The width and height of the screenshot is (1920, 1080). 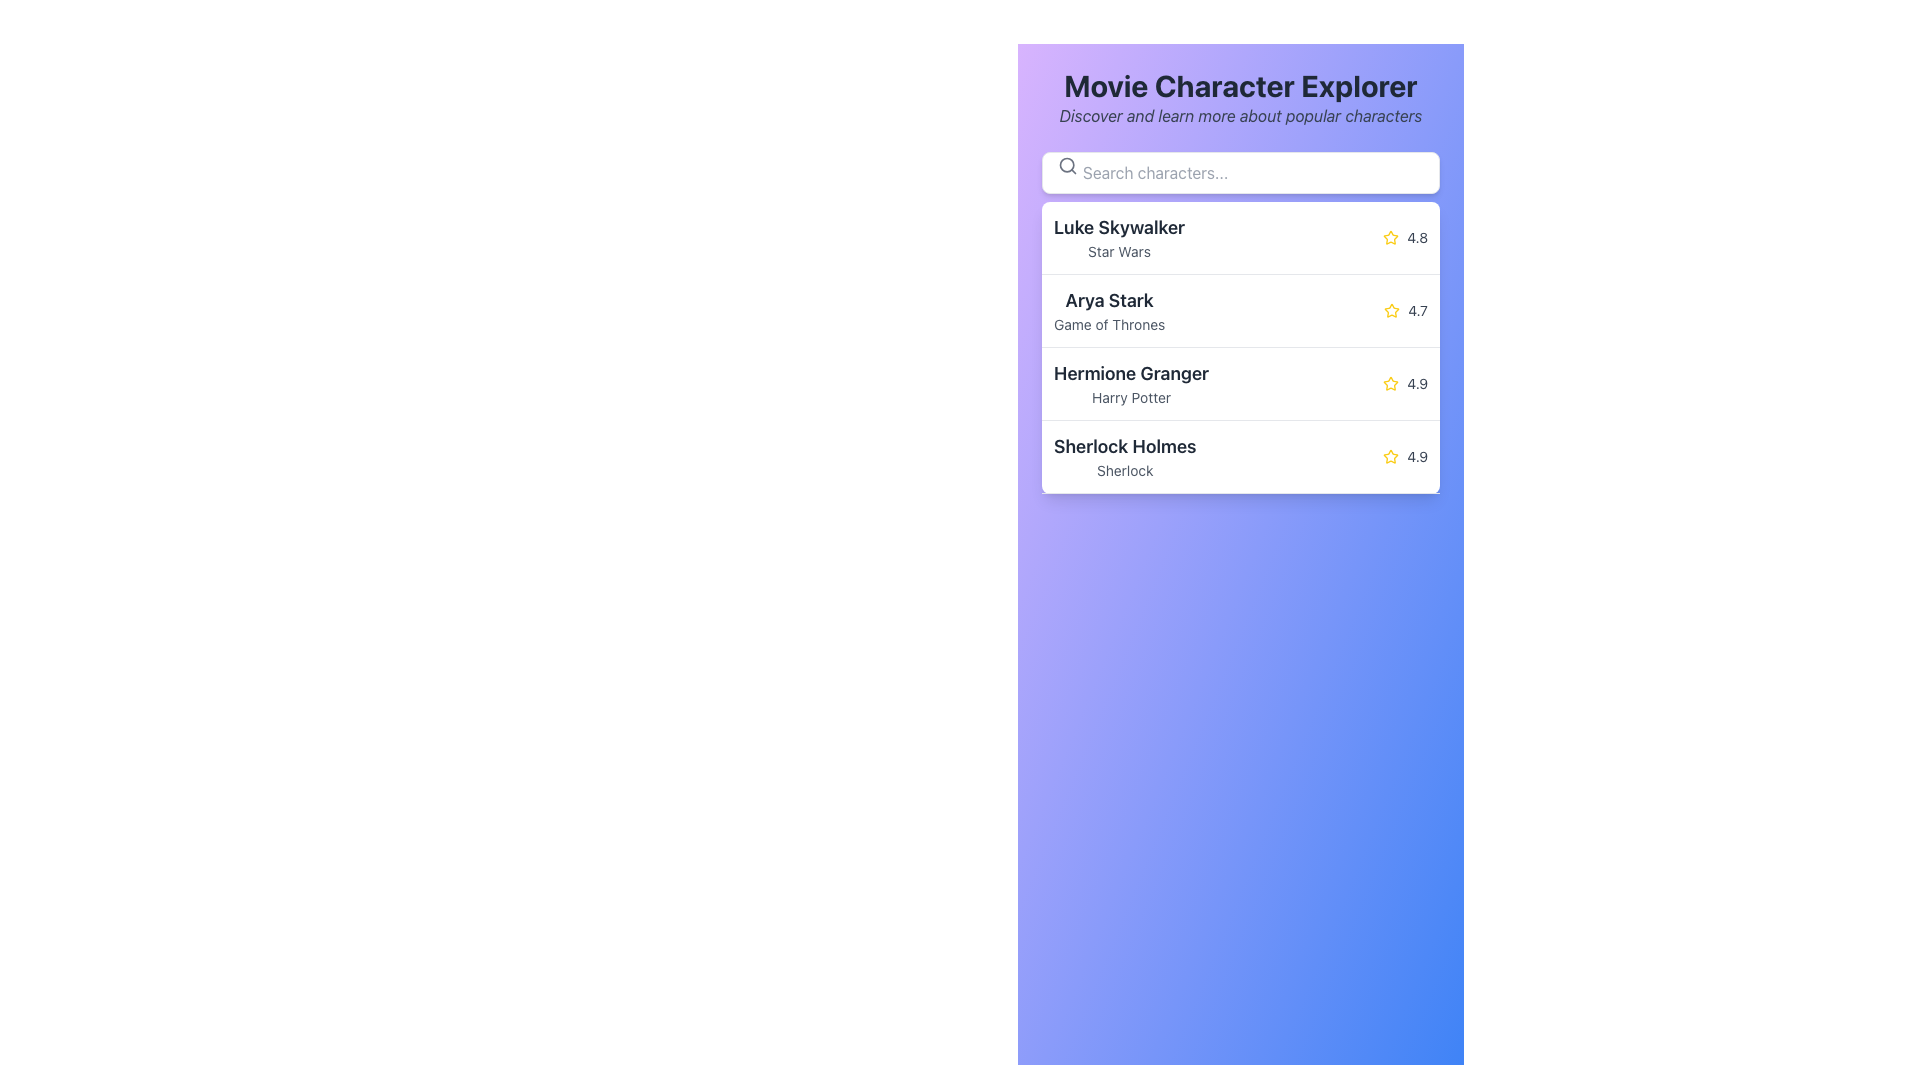 What do you see at coordinates (1240, 237) in the screenshot?
I see `the first list item displaying the character profile for 'Luke Skywalker' with the subtitle 'Star Wars' and a rating of '4.8'` at bounding box center [1240, 237].